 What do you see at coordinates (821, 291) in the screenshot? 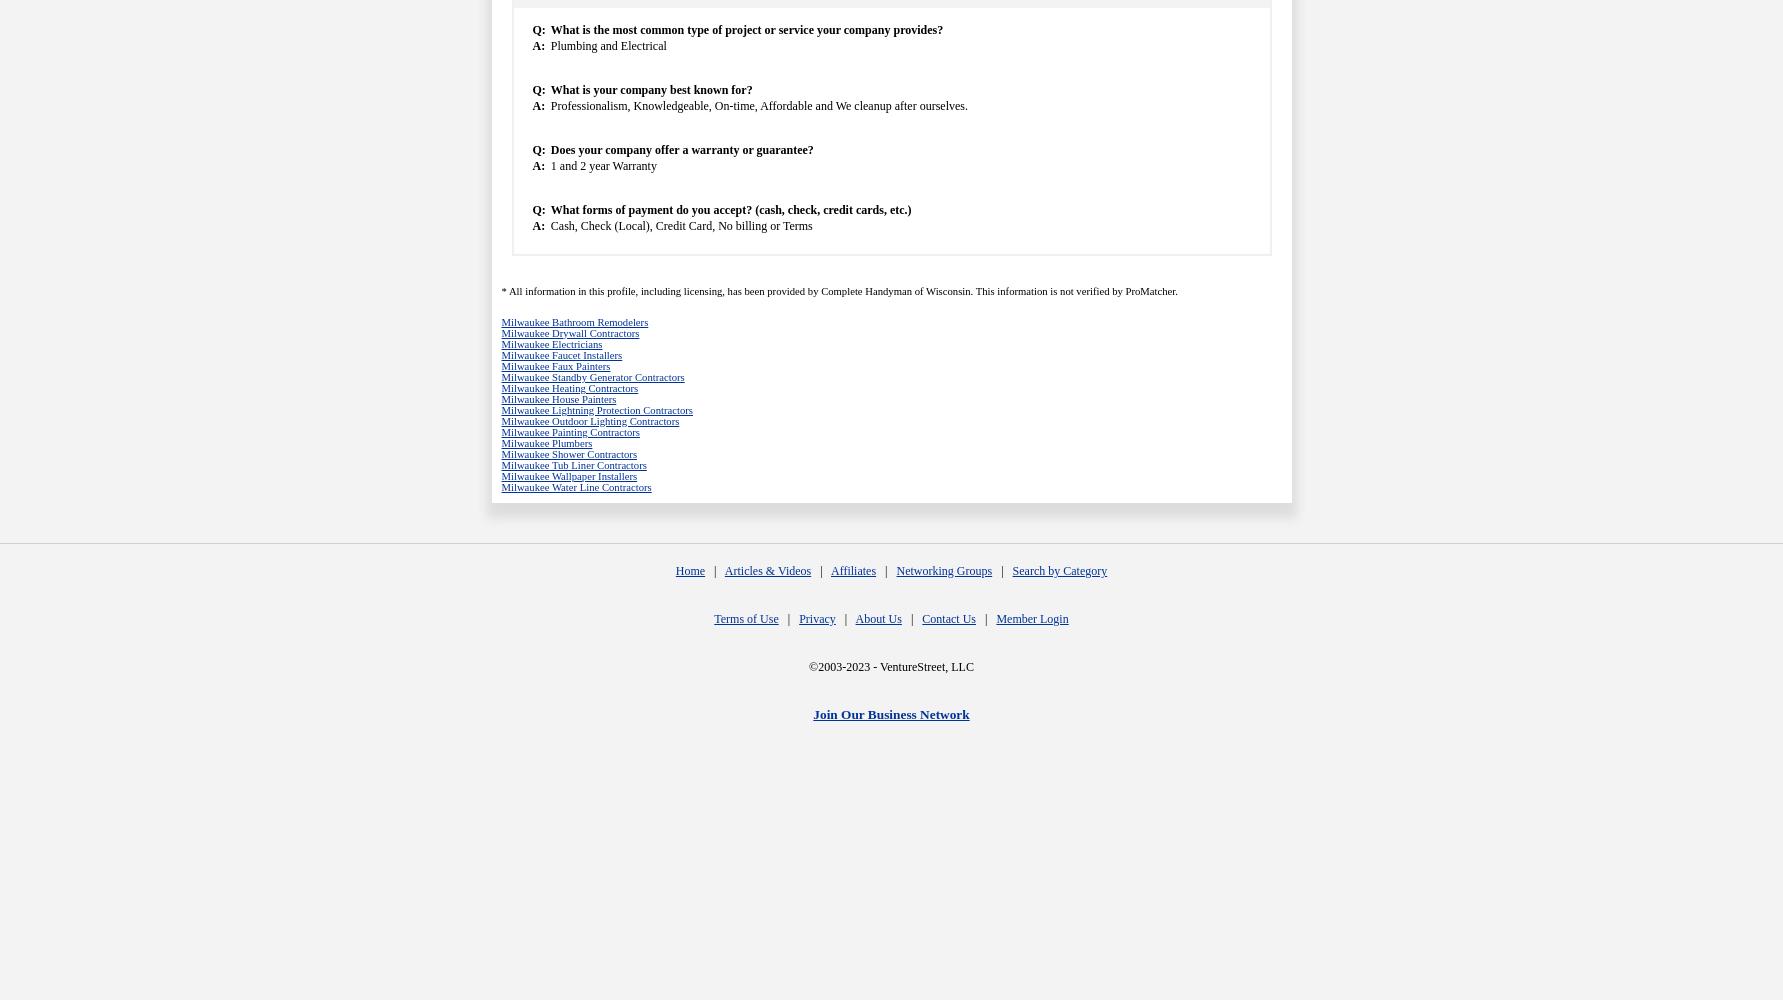
I see `'Complete Handyman of Wisconsin'` at bounding box center [821, 291].